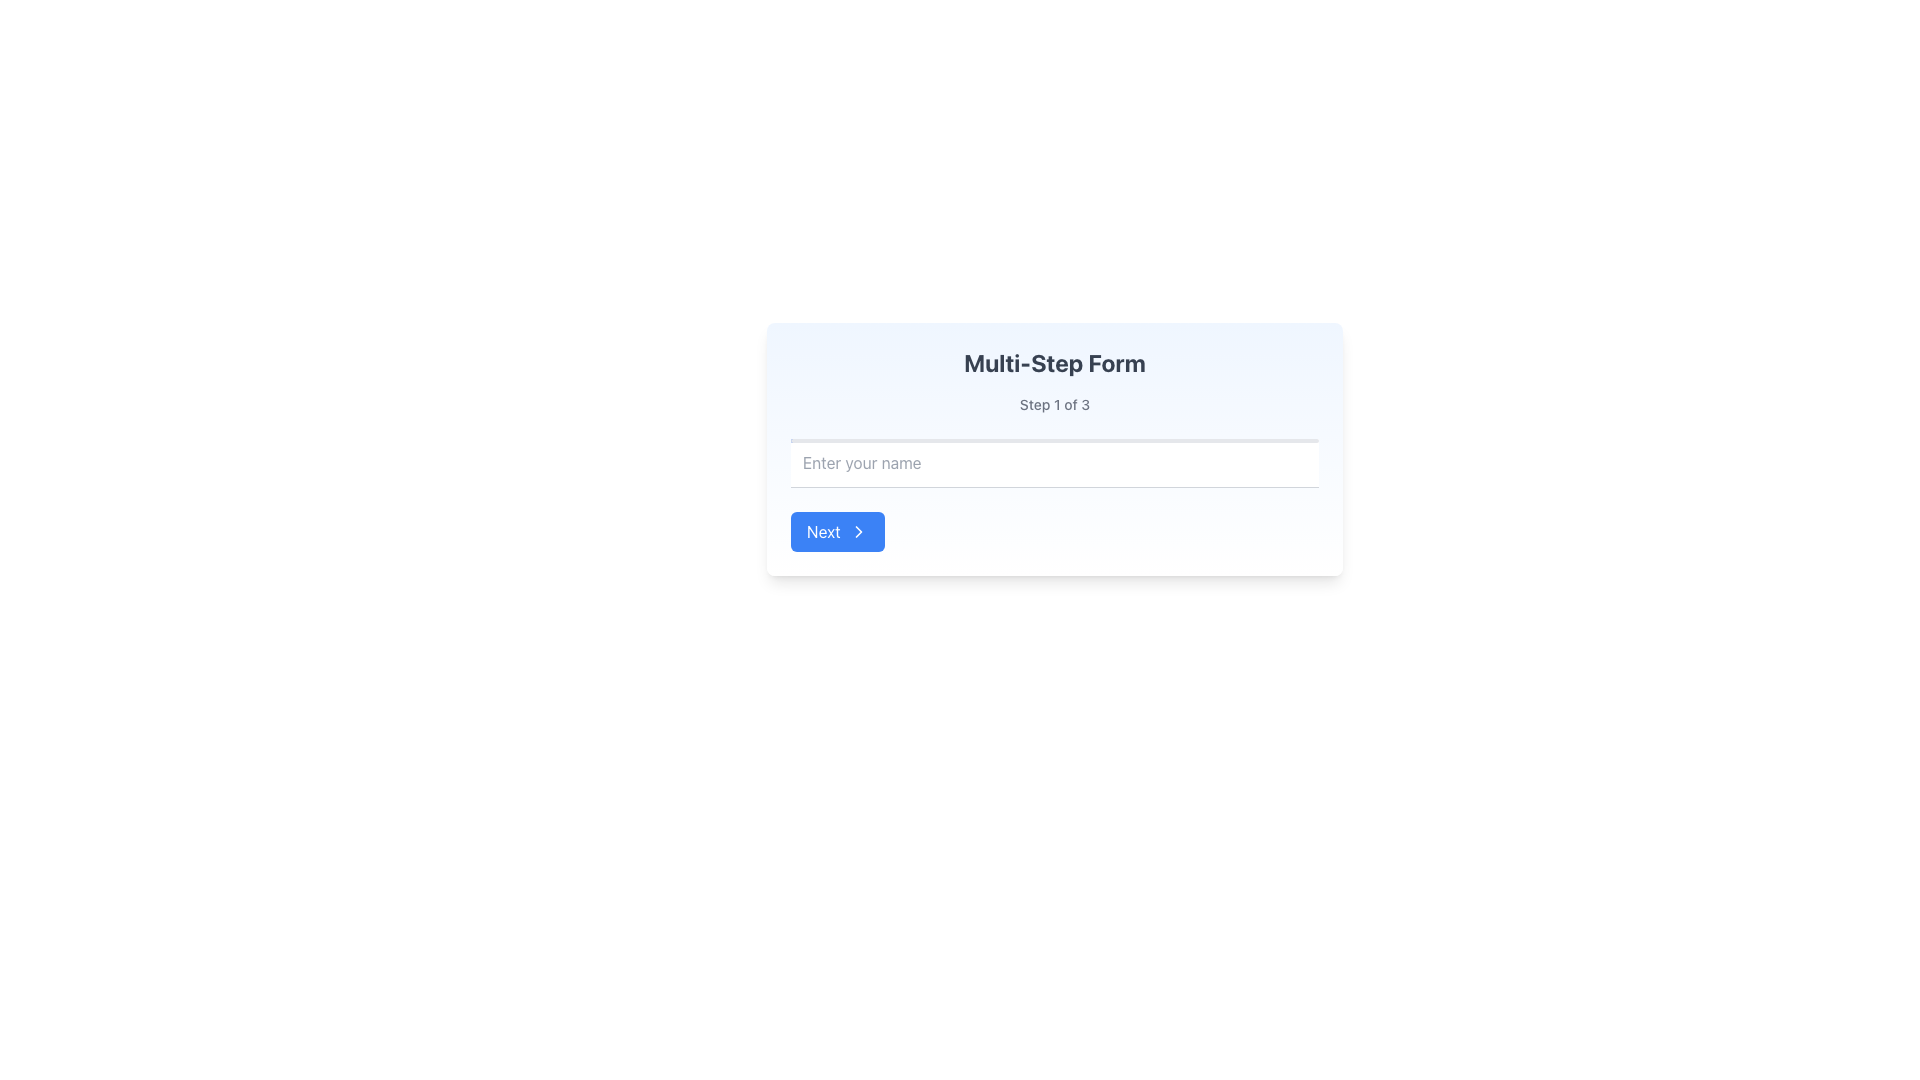  What do you see at coordinates (1054, 362) in the screenshot?
I see `the header text that reads 'Multi-Step Form', which is styled in bold, large gray font and center-aligned at the top of the card component` at bounding box center [1054, 362].